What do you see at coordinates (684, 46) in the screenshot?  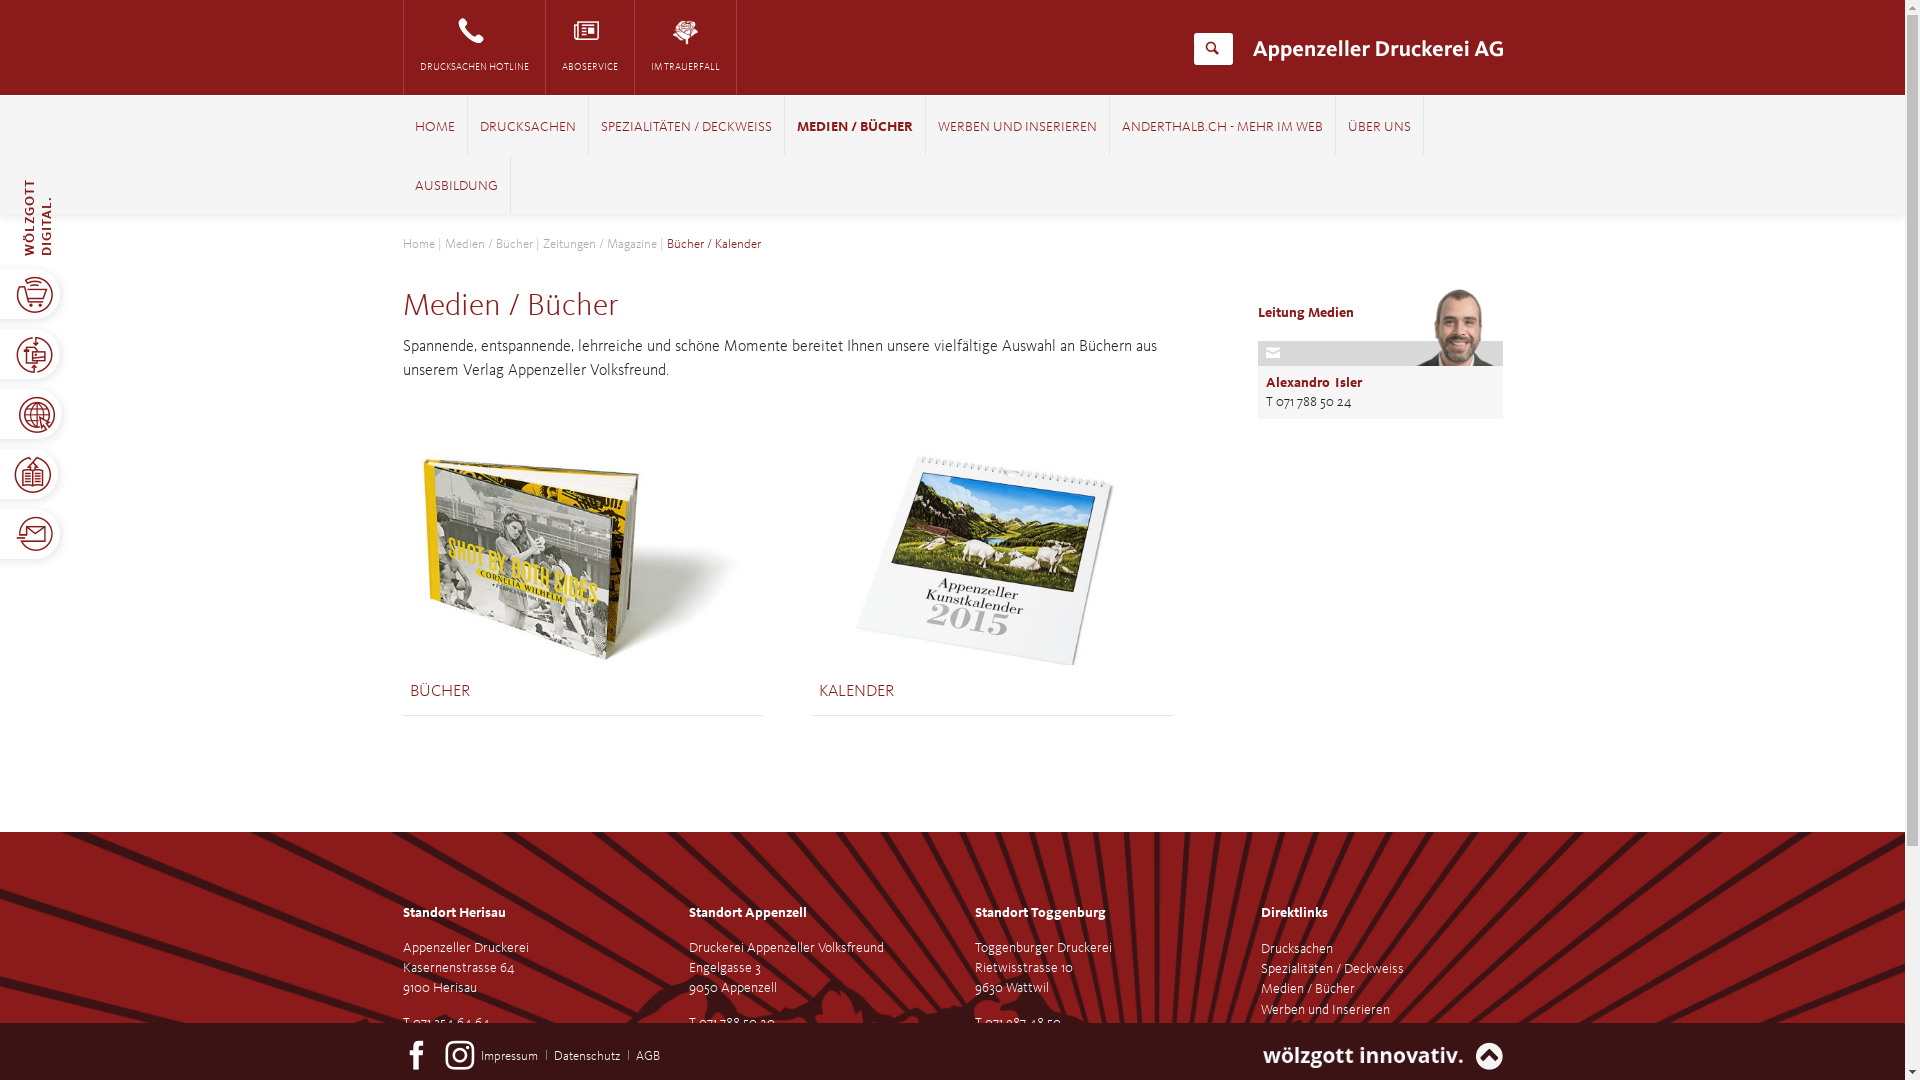 I see `'IM TRAUERFALL'` at bounding box center [684, 46].